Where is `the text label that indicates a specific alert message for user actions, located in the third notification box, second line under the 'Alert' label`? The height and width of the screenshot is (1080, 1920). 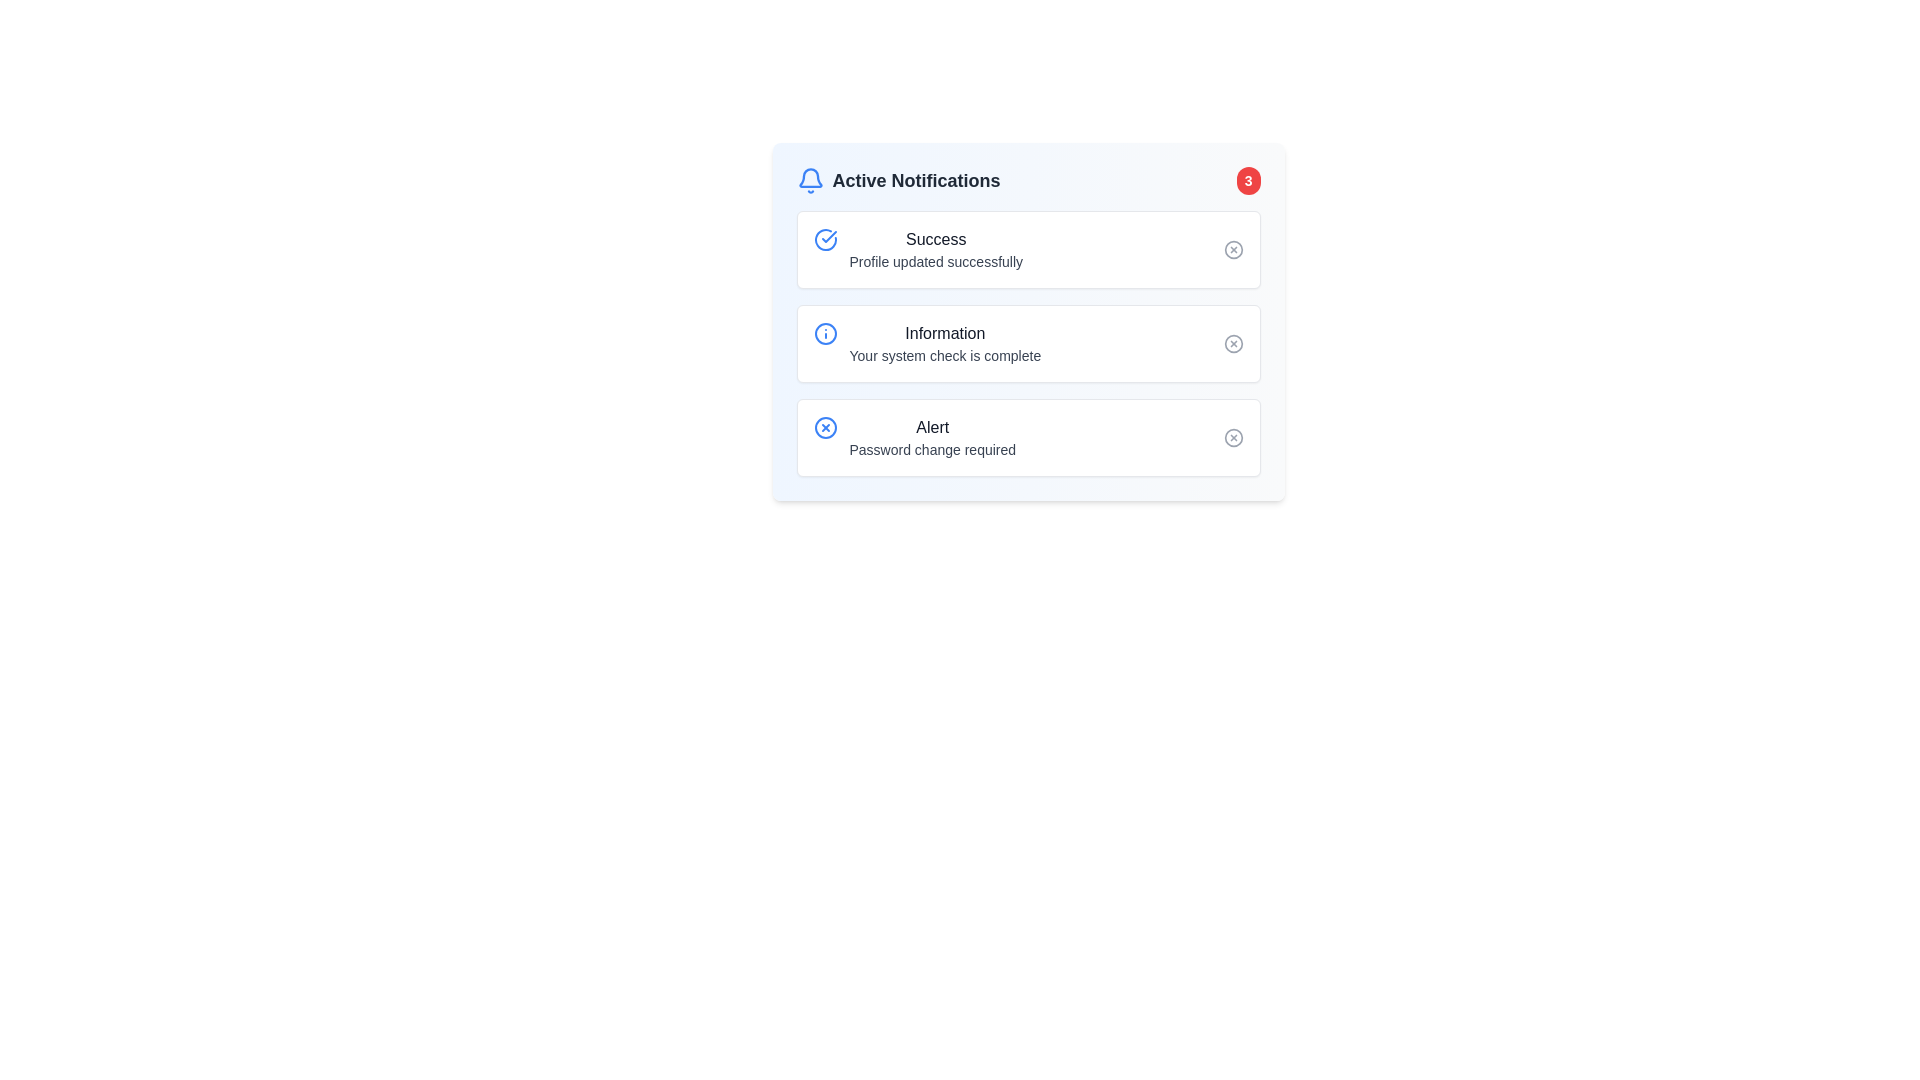 the text label that indicates a specific alert message for user actions, located in the third notification box, second line under the 'Alert' label is located at coordinates (931, 450).